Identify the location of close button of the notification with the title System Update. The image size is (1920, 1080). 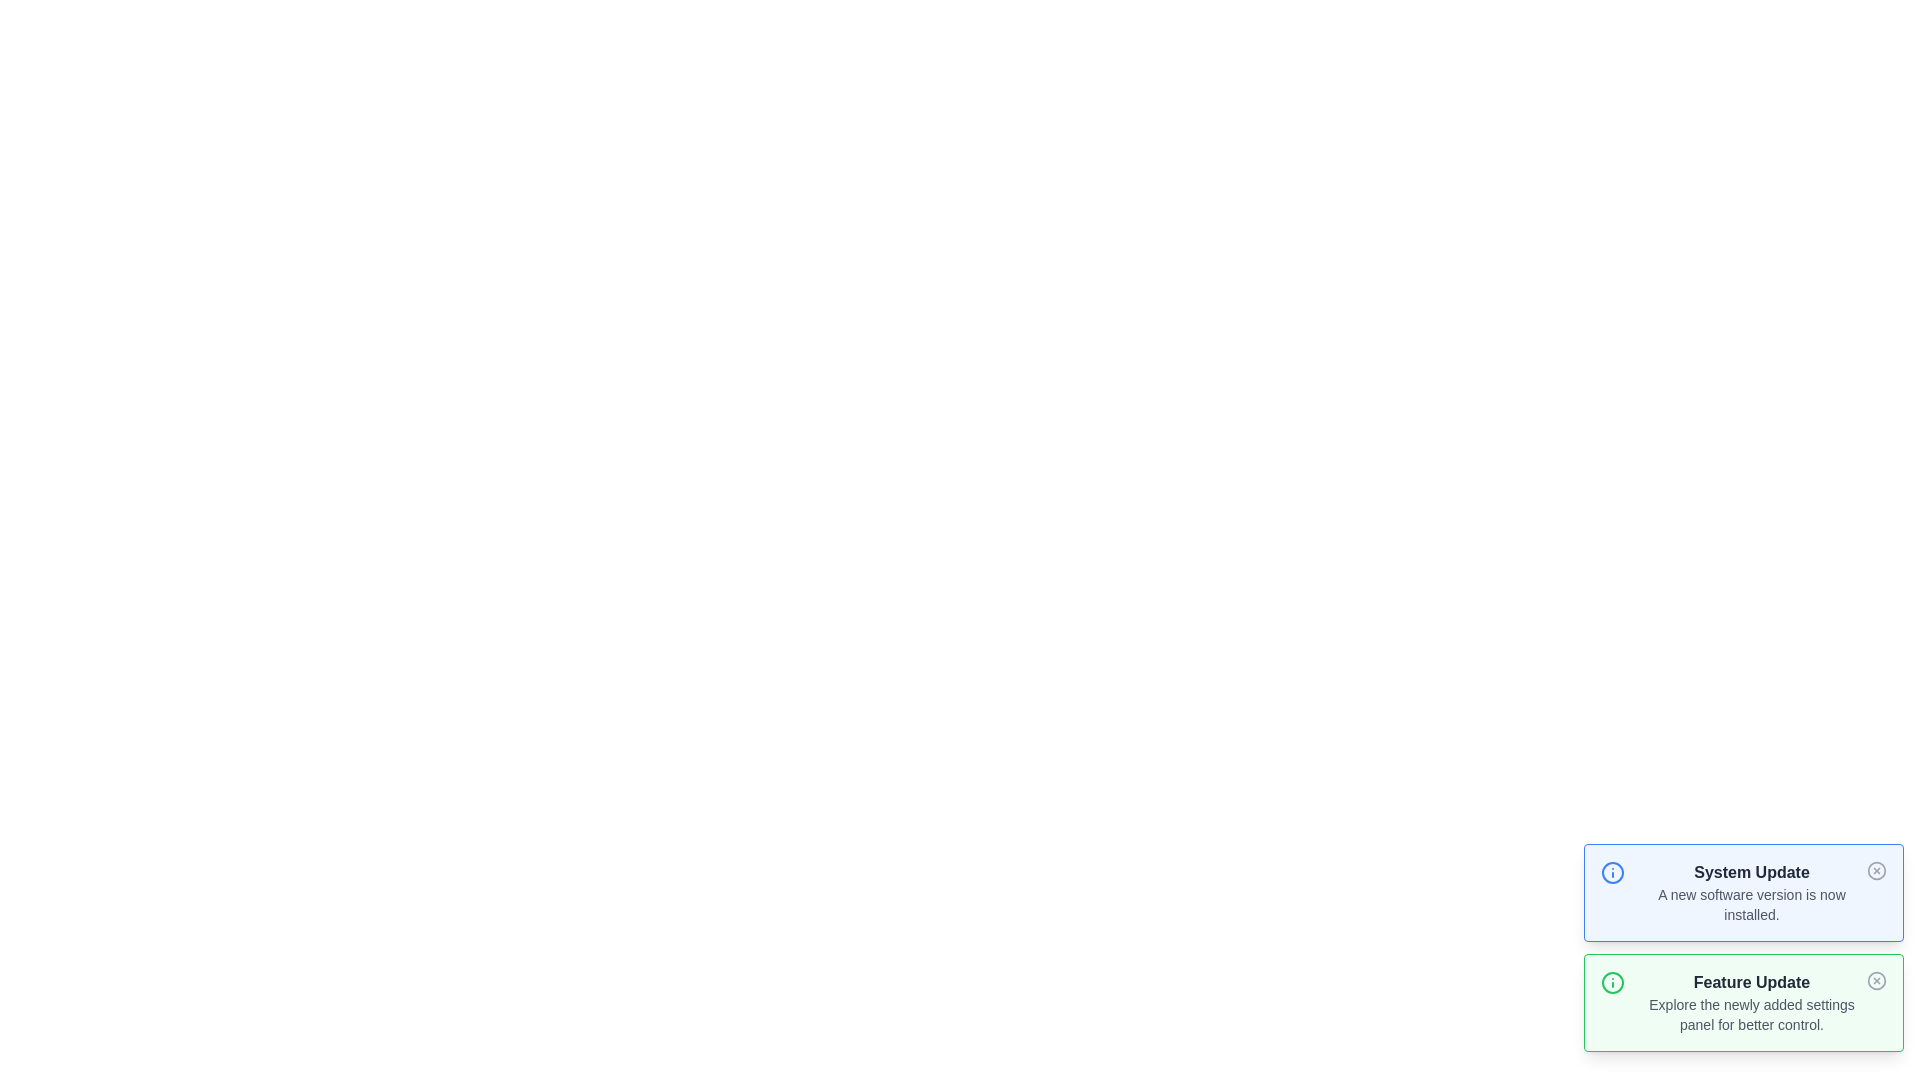
(1875, 870).